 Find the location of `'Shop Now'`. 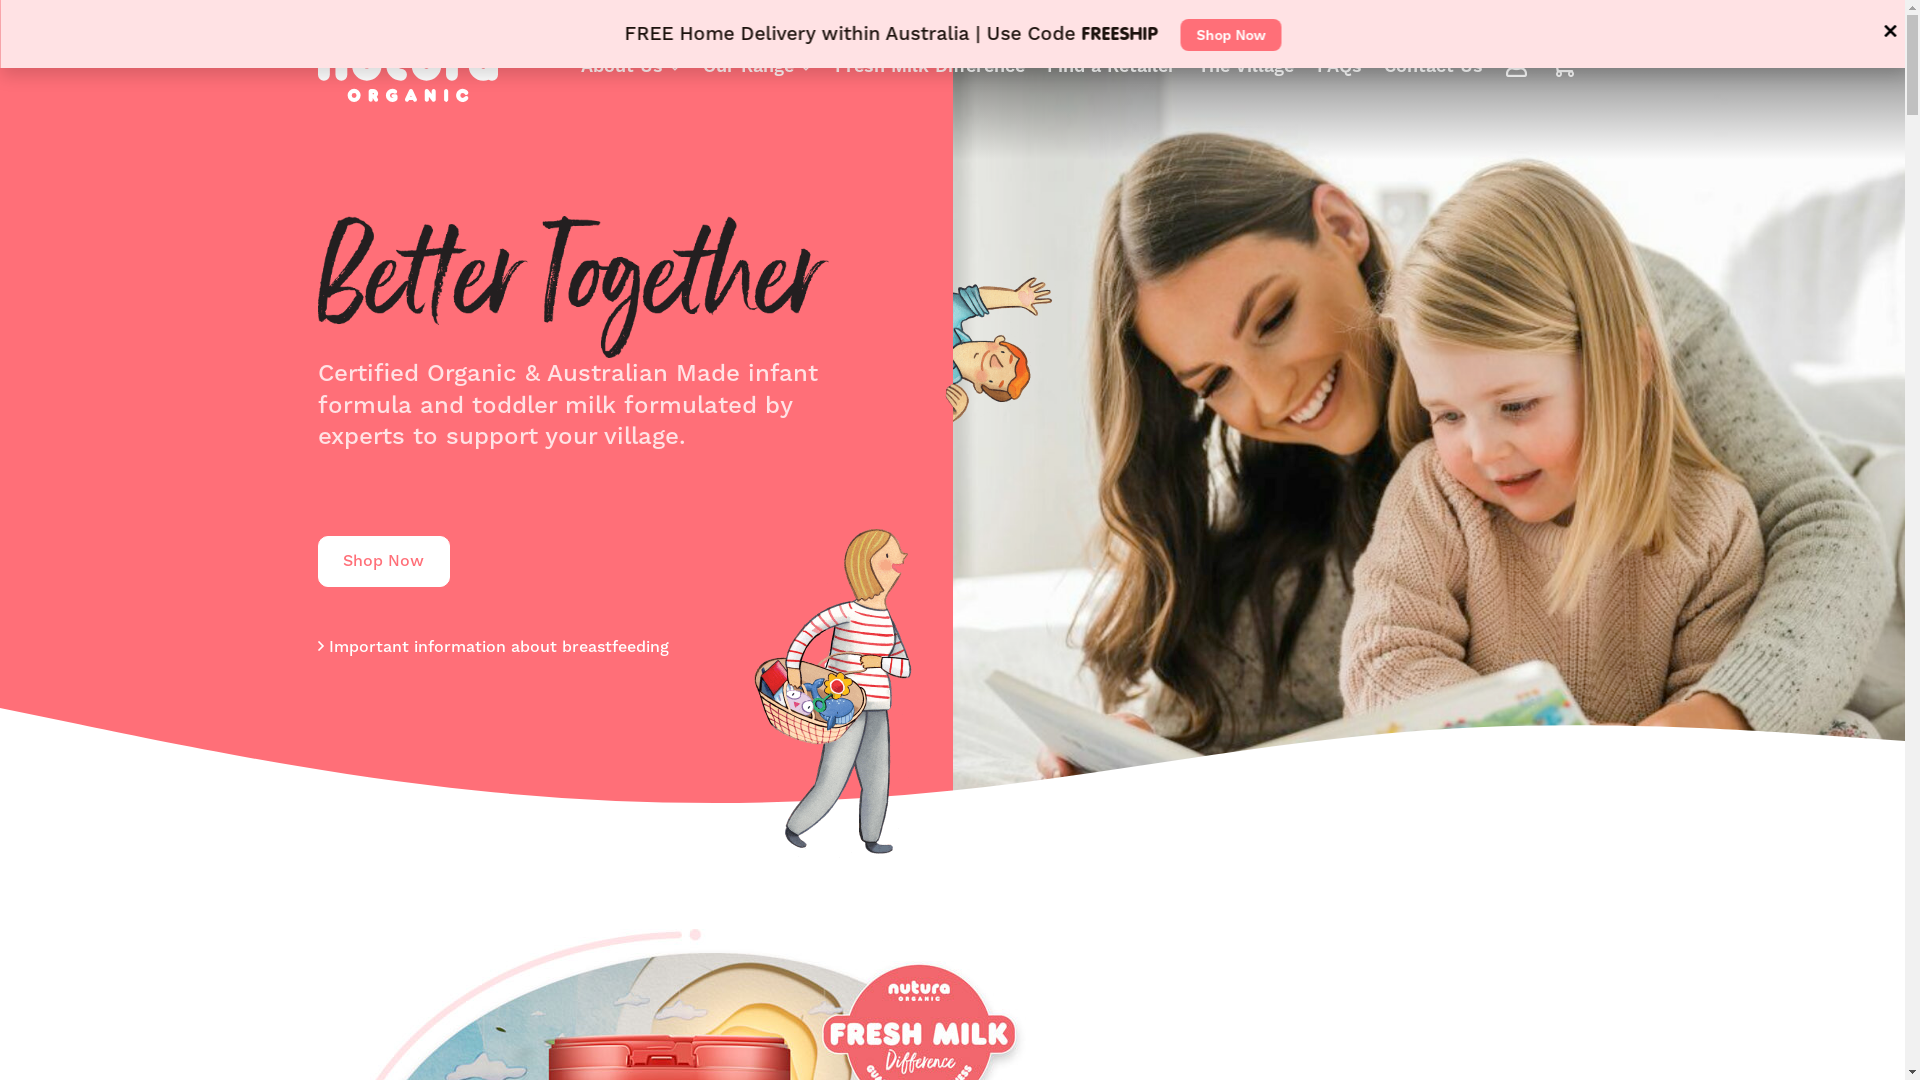

'Shop Now' is located at coordinates (384, 561).